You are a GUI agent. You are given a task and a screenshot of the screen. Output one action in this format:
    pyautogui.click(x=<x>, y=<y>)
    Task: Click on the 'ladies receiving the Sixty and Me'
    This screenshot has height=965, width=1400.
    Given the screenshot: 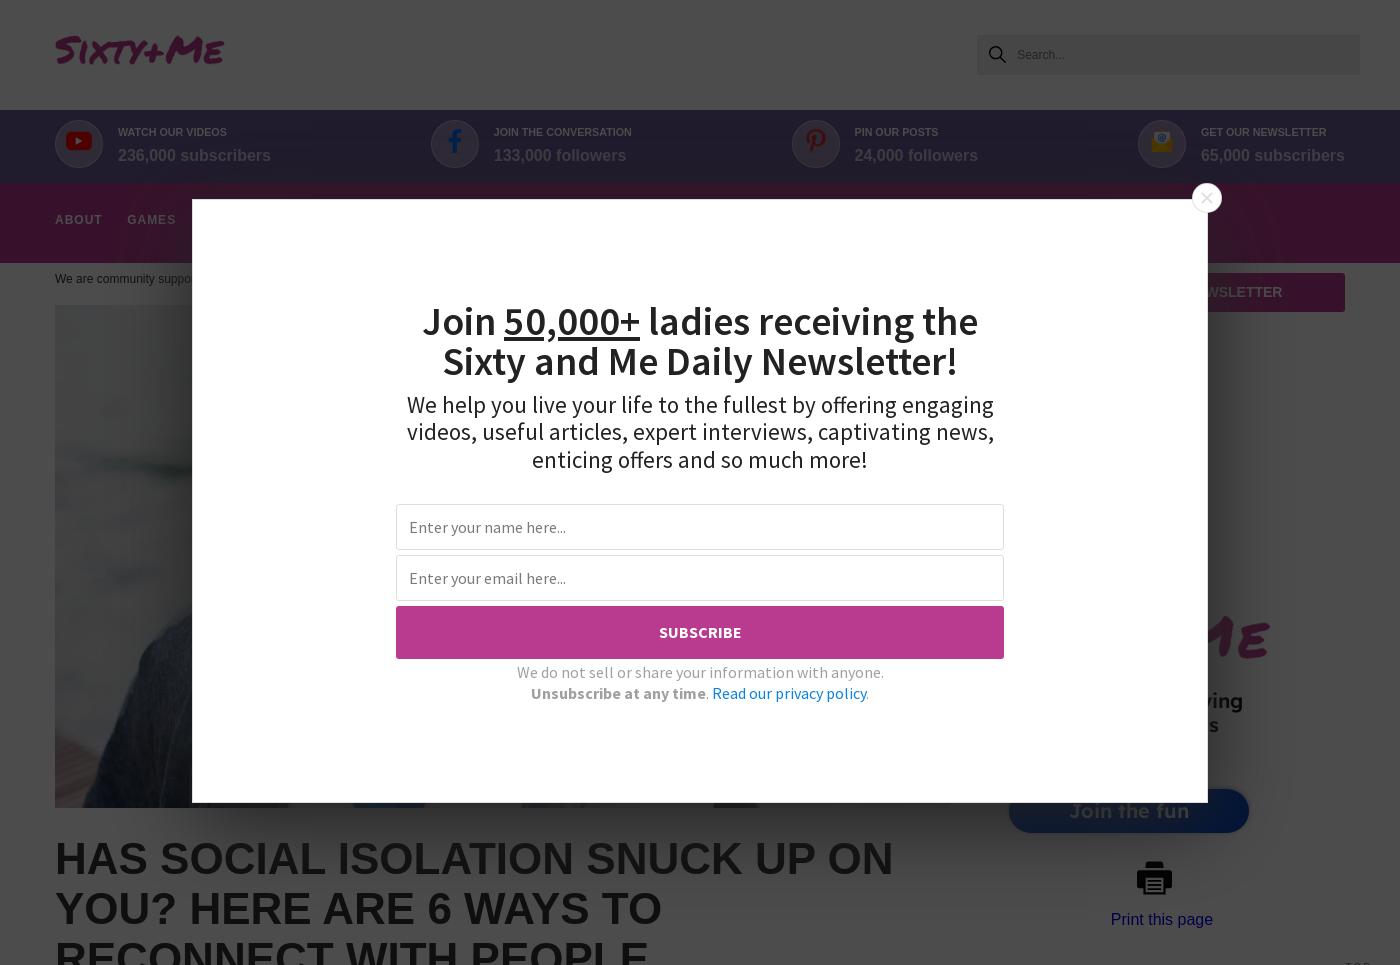 What is the action you would take?
    pyautogui.click(x=709, y=339)
    